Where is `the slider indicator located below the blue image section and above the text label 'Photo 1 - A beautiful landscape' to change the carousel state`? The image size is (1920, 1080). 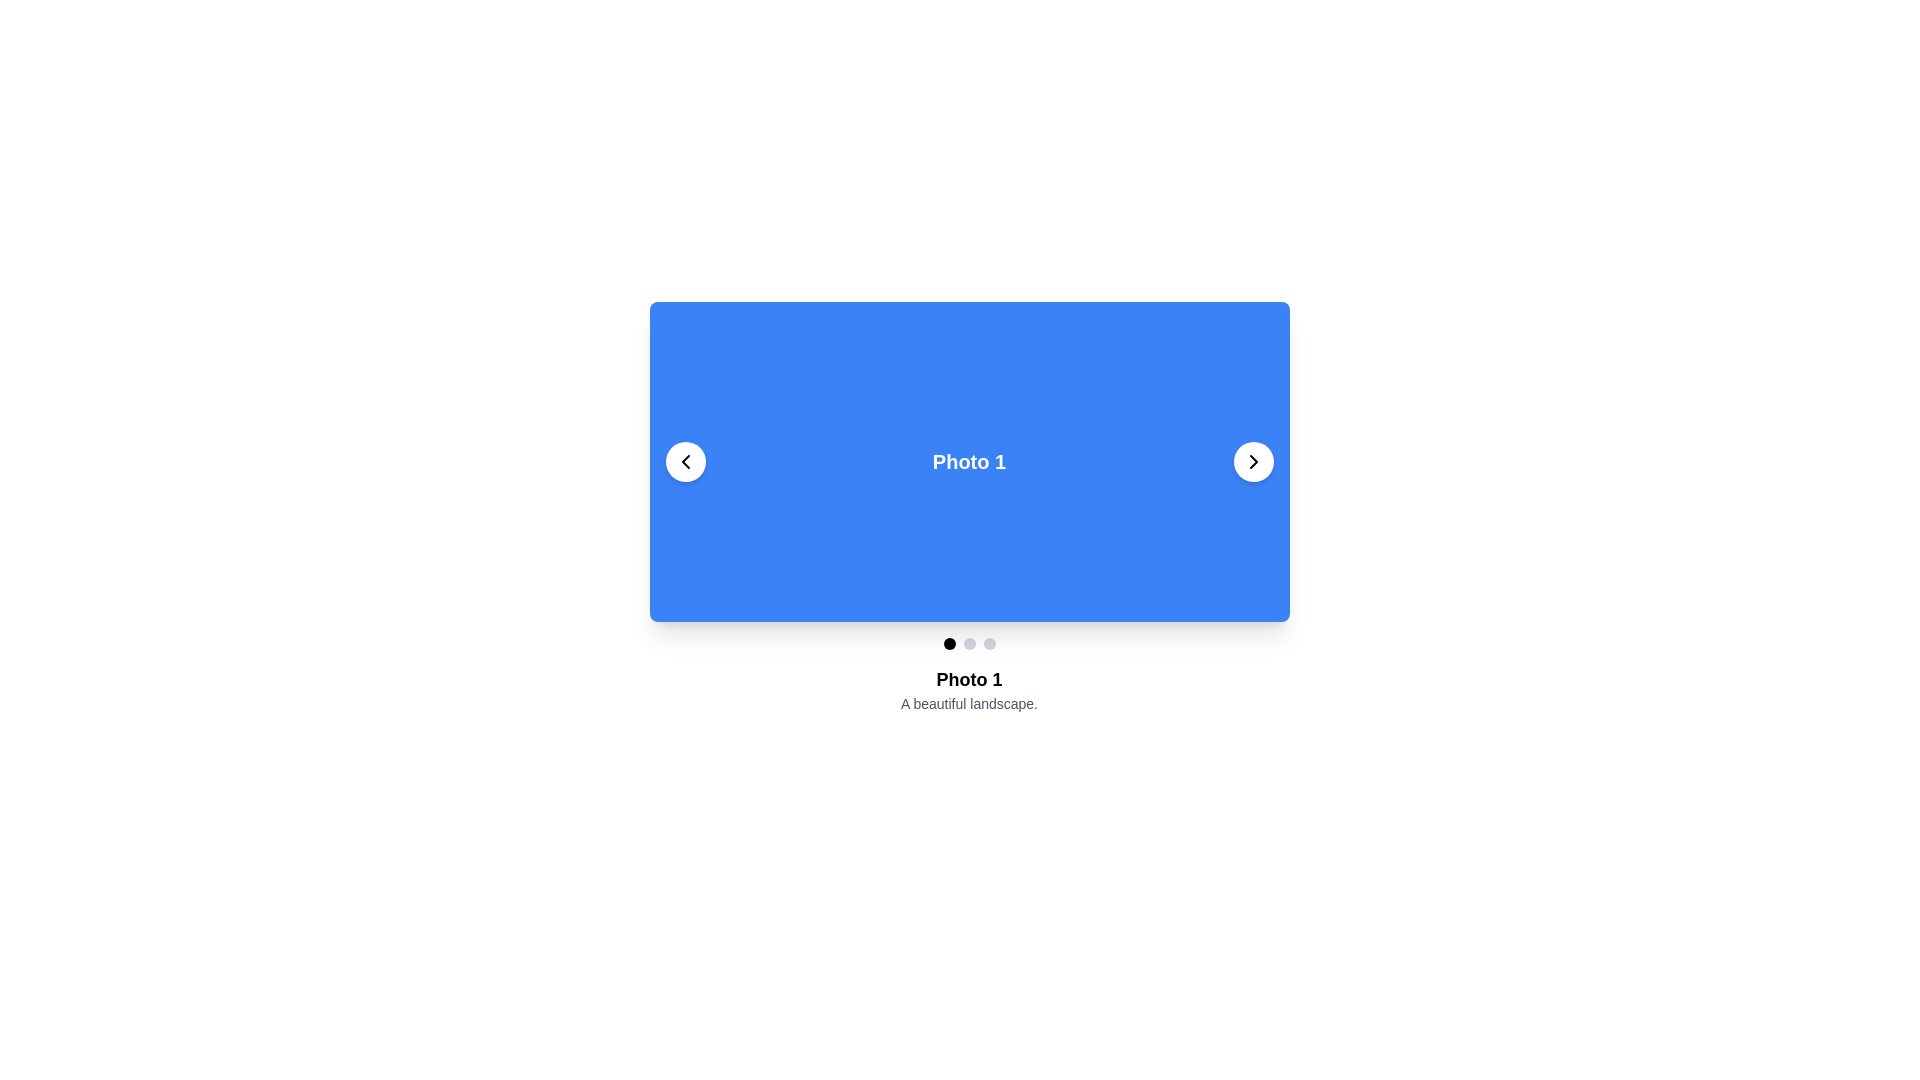
the slider indicator located below the blue image section and above the text label 'Photo 1 - A beautiful landscape' to change the carousel state is located at coordinates (969, 644).